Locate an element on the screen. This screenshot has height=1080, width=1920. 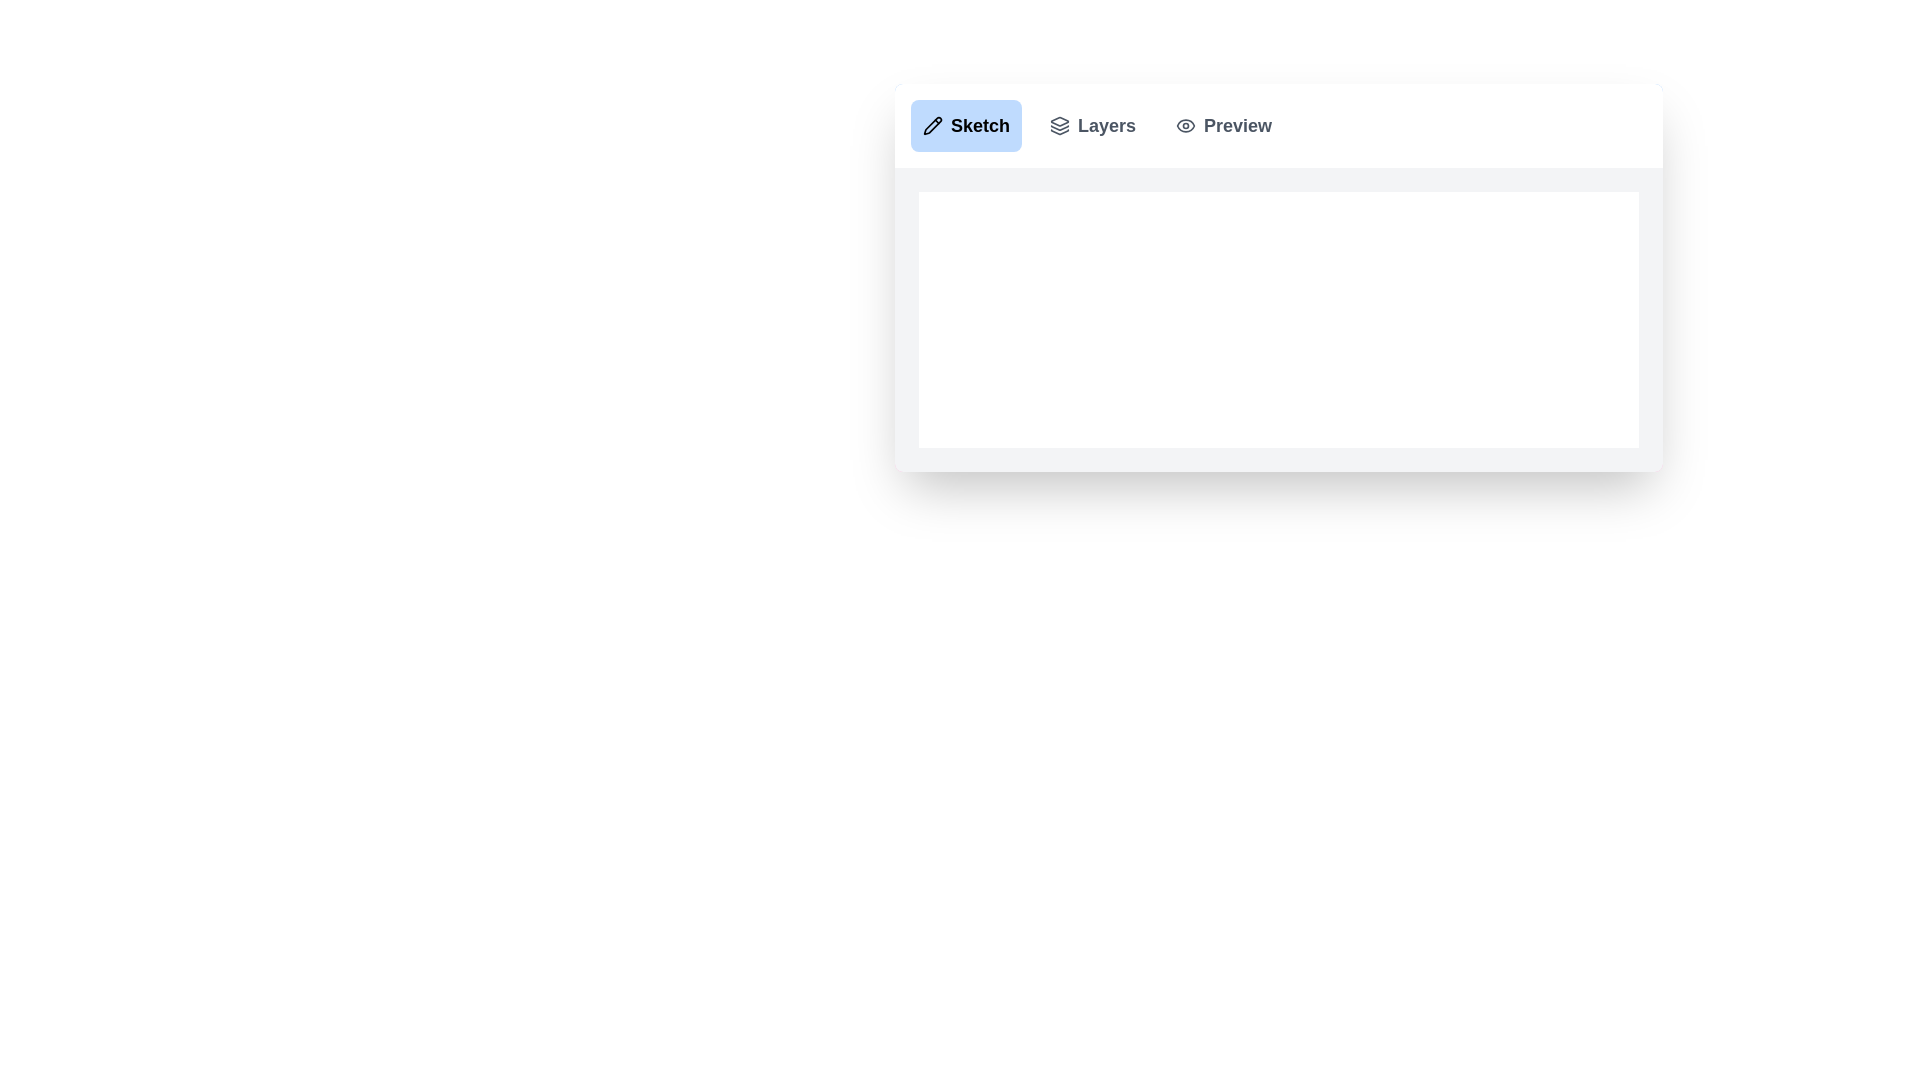
the canvas area in the 'Sketch' tab is located at coordinates (1277, 319).